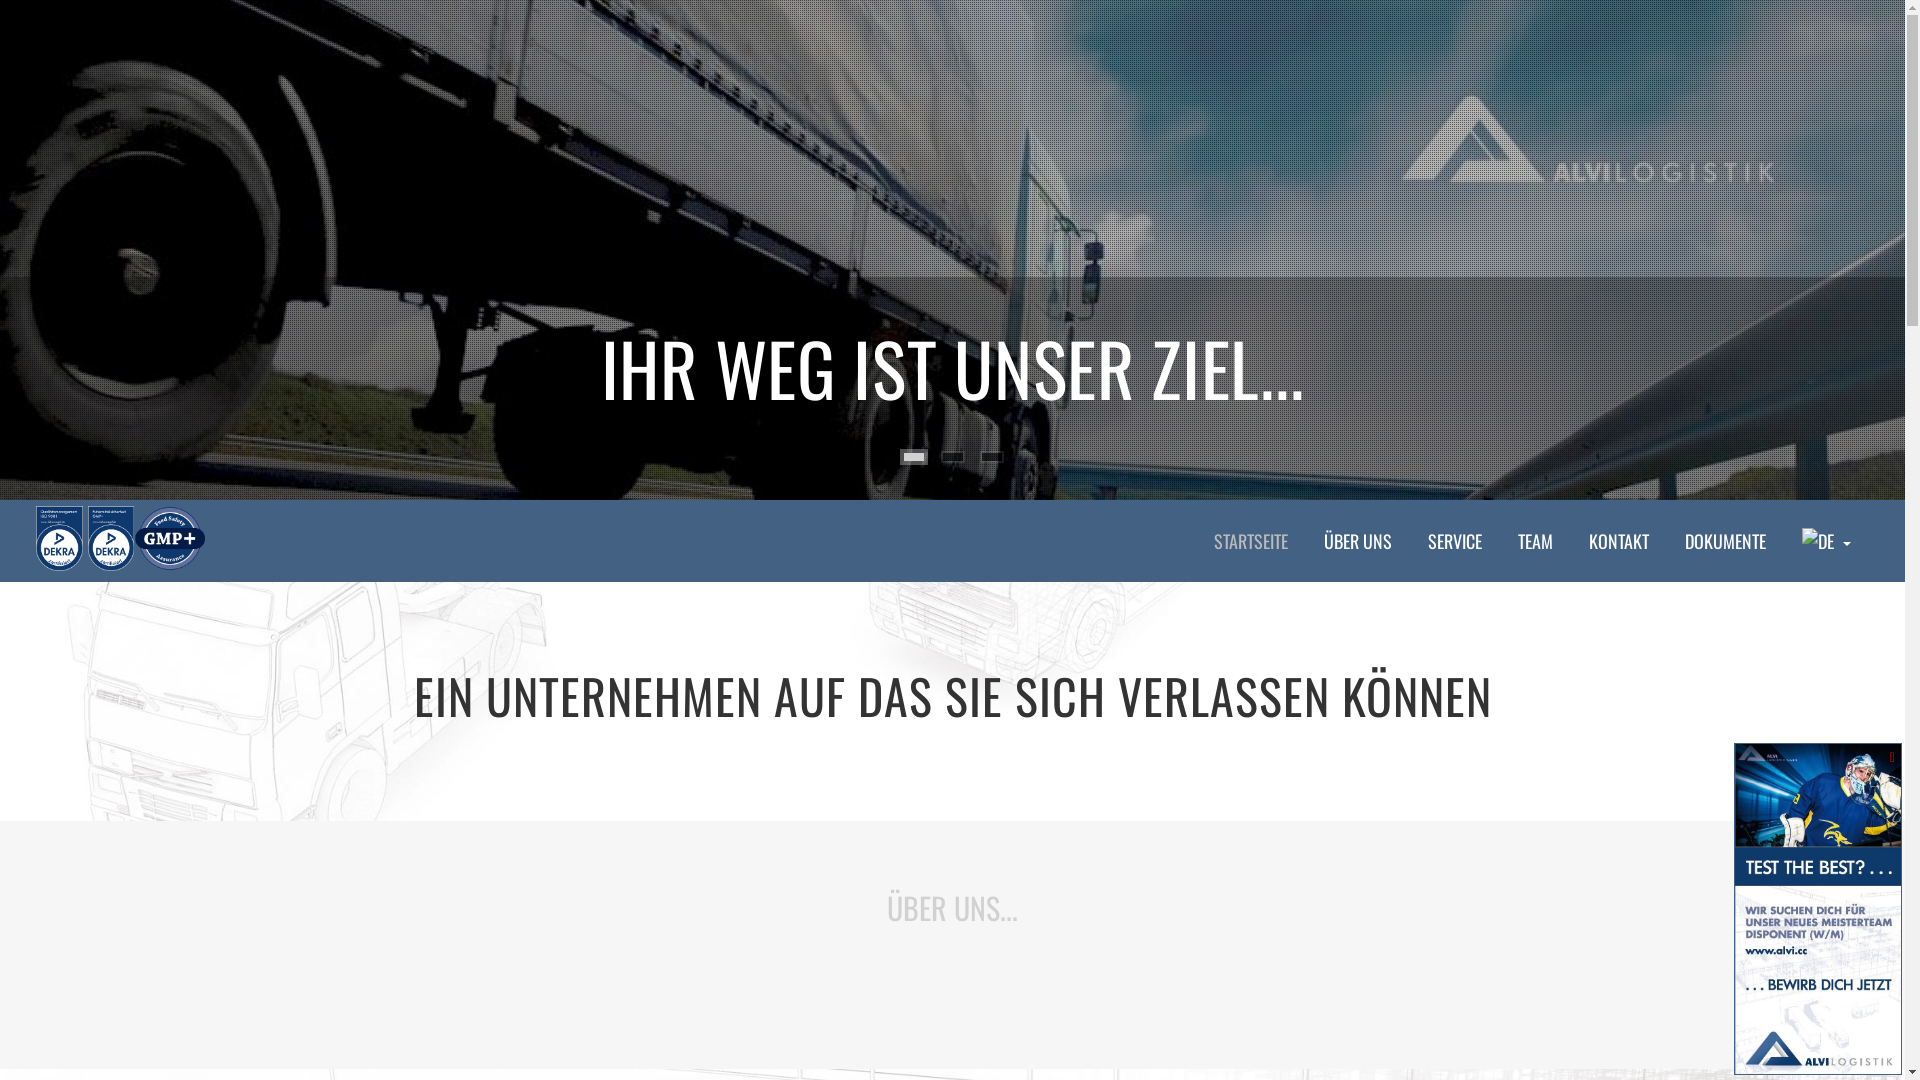 This screenshot has width=1920, height=1080. What do you see at coordinates (1618, 540) in the screenshot?
I see `'KONTAKT'` at bounding box center [1618, 540].